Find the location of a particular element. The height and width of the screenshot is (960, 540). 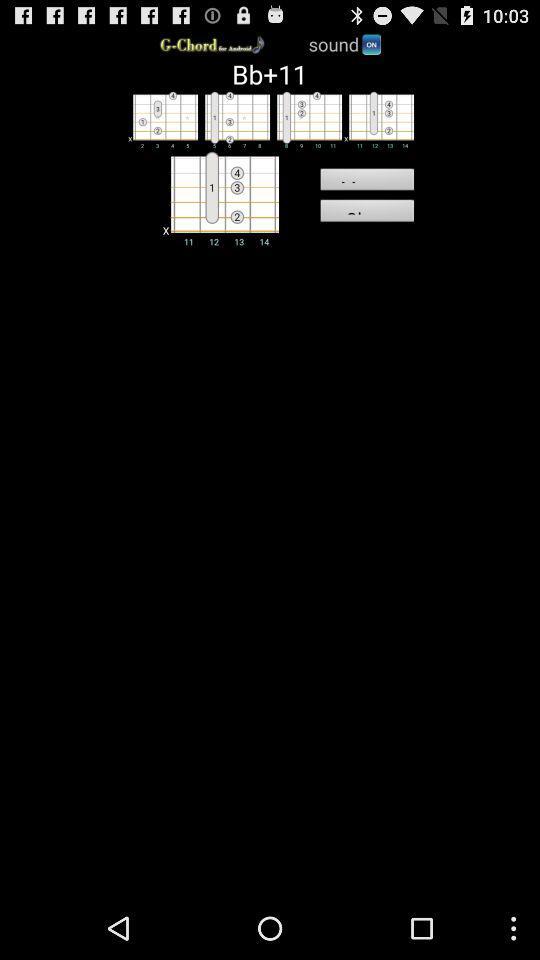

chord is located at coordinates (232, 119).